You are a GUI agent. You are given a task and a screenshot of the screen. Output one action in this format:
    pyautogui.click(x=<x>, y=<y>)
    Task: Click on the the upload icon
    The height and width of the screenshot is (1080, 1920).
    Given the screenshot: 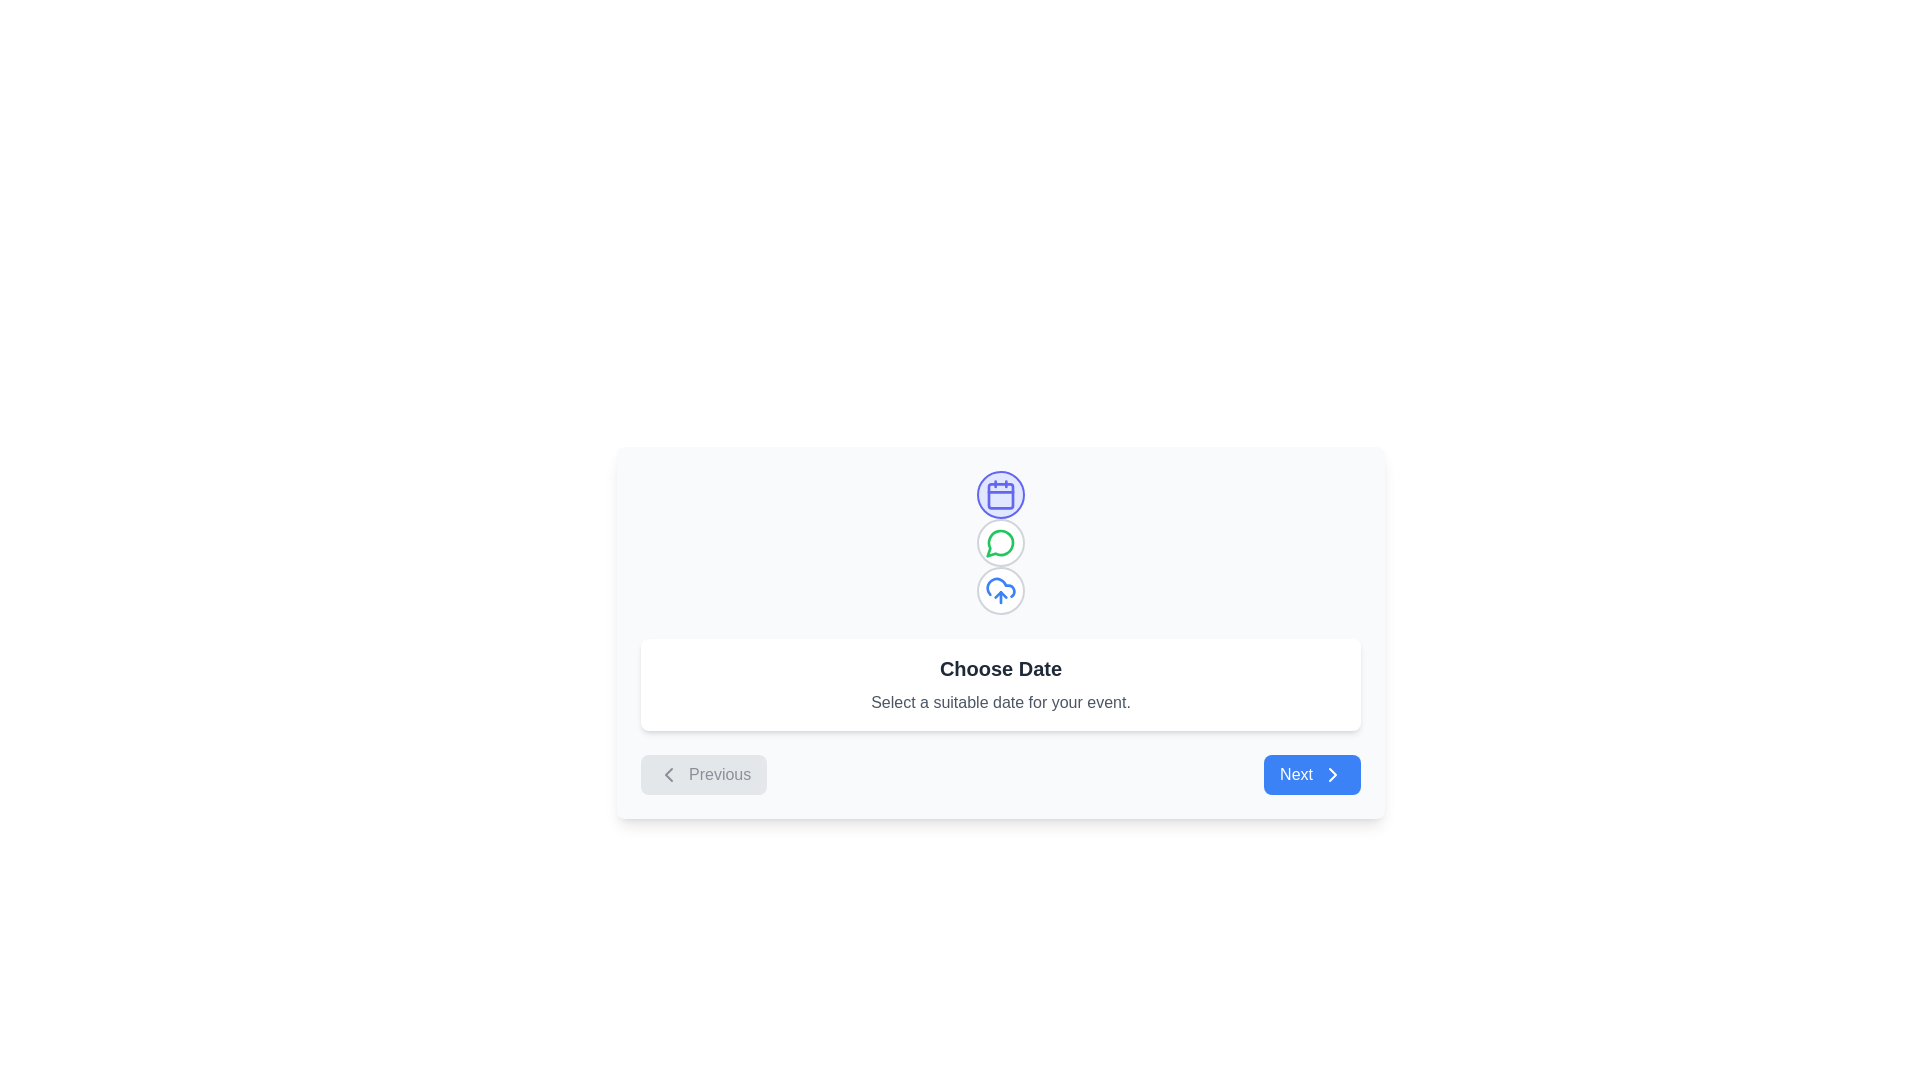 What is the action you would take?
    pyautogui.click(x=1001, y=589)
    